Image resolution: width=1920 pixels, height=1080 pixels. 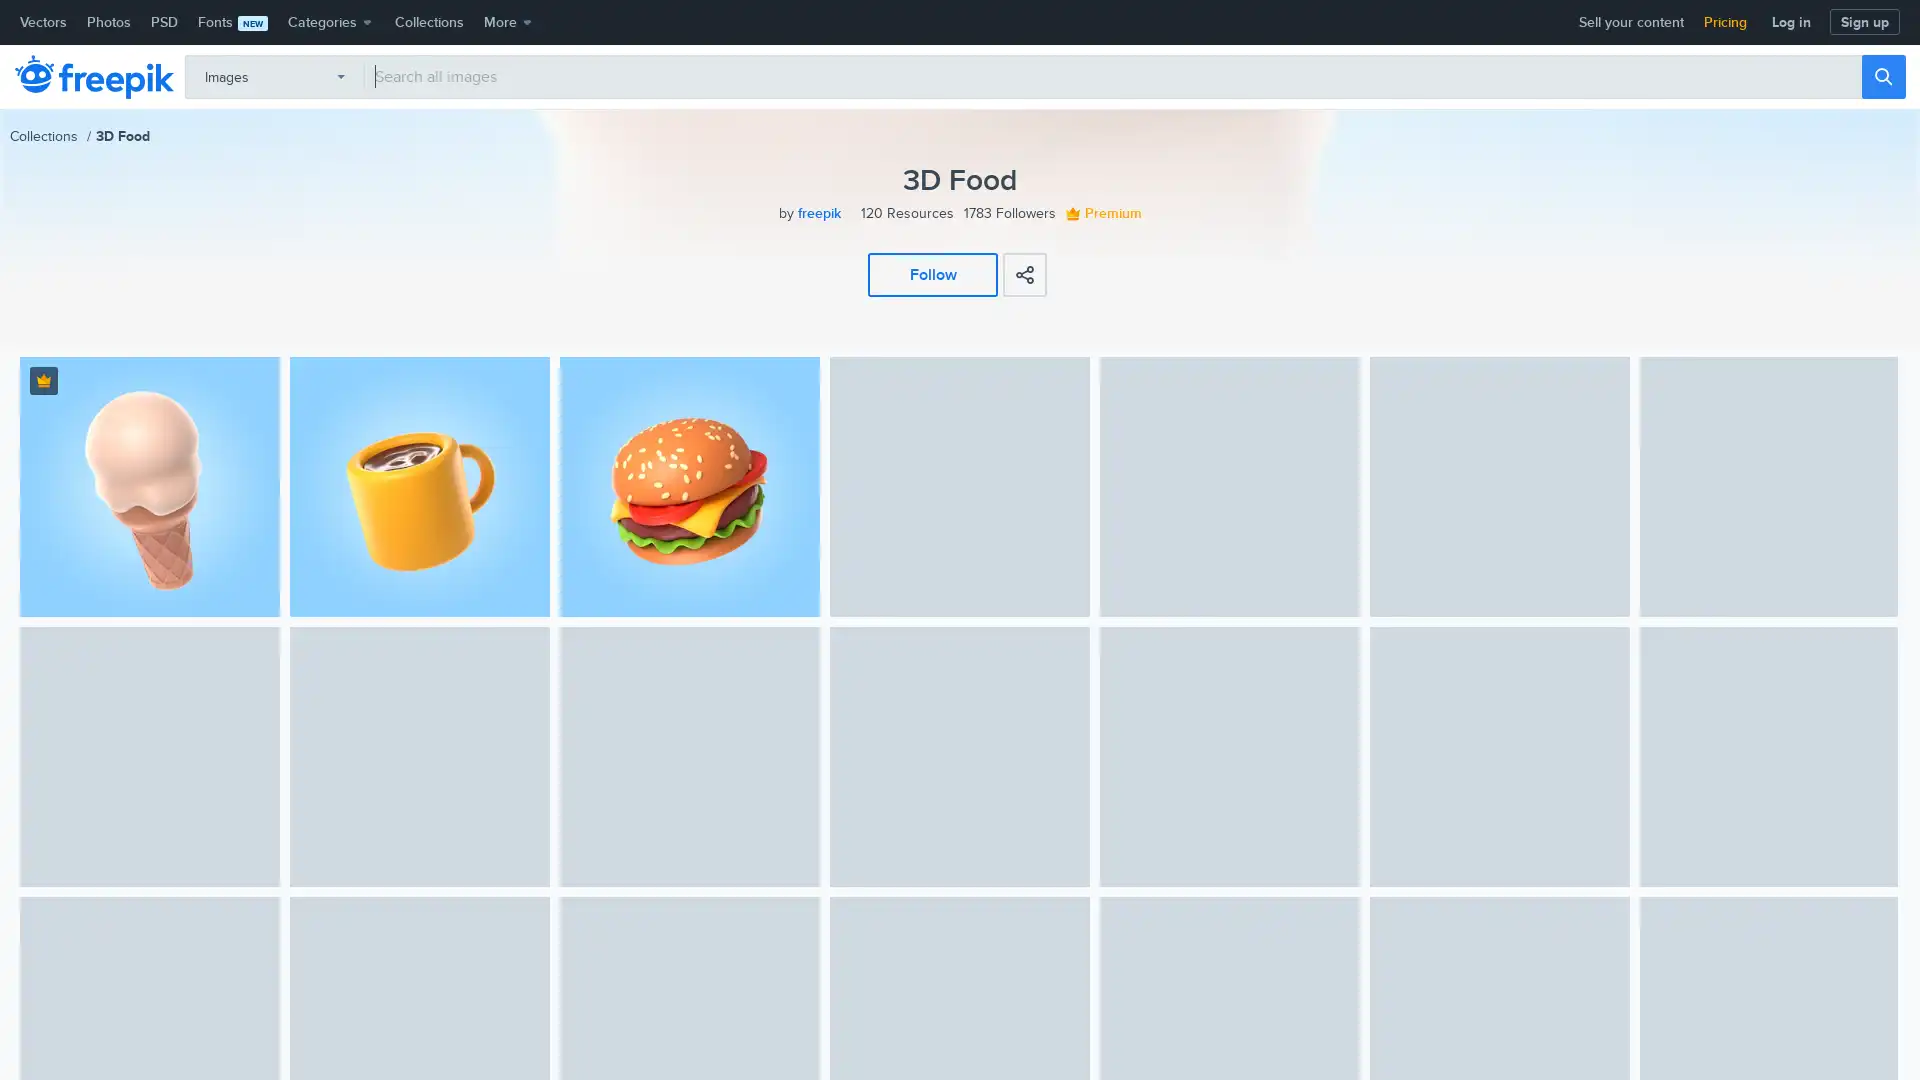 What do you see at coordinates (1399, 1036) in the screenshot?
I see `Do Not Sell My Personal Information` at bounding box center [1399, 1036].